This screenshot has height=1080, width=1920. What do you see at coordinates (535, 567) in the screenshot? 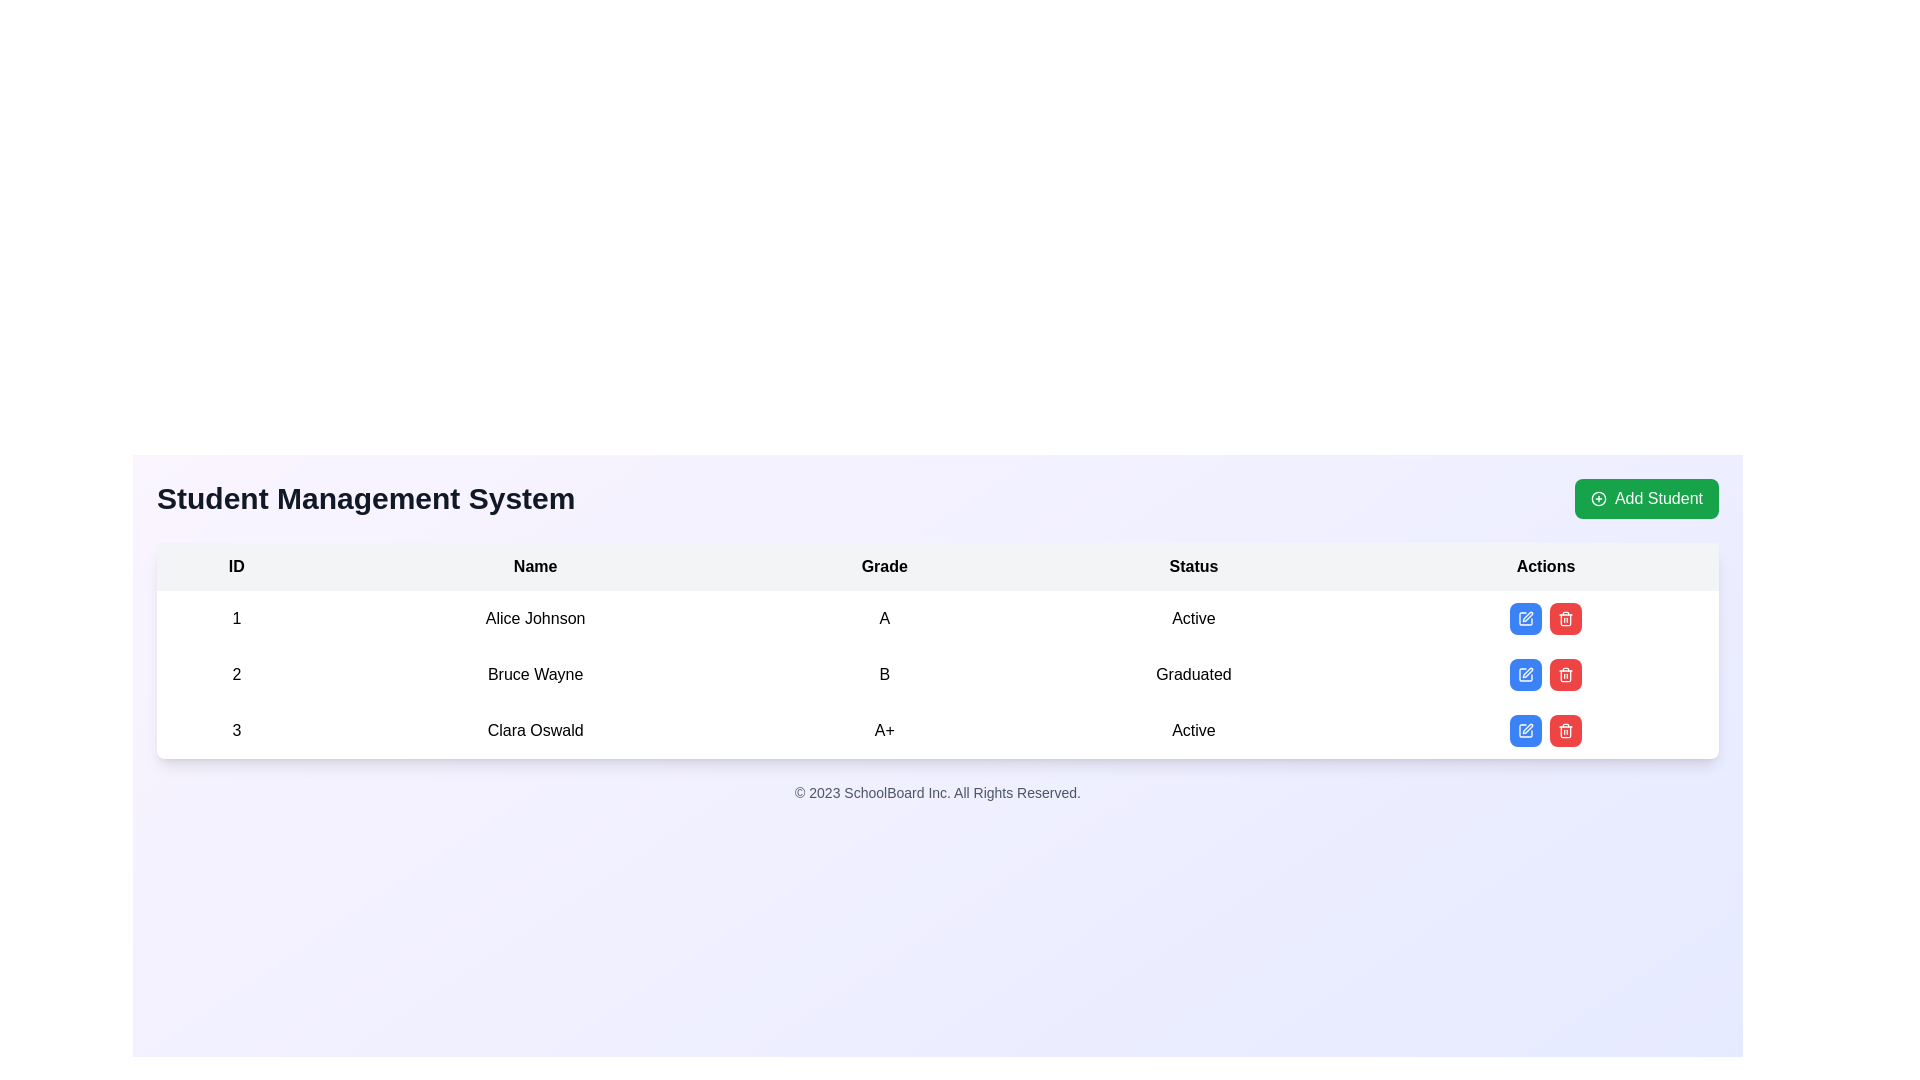
I see `the 'Name' text label in the table header, which is bold and centrally aligned above the student names column` at bounding box center [535, 567].